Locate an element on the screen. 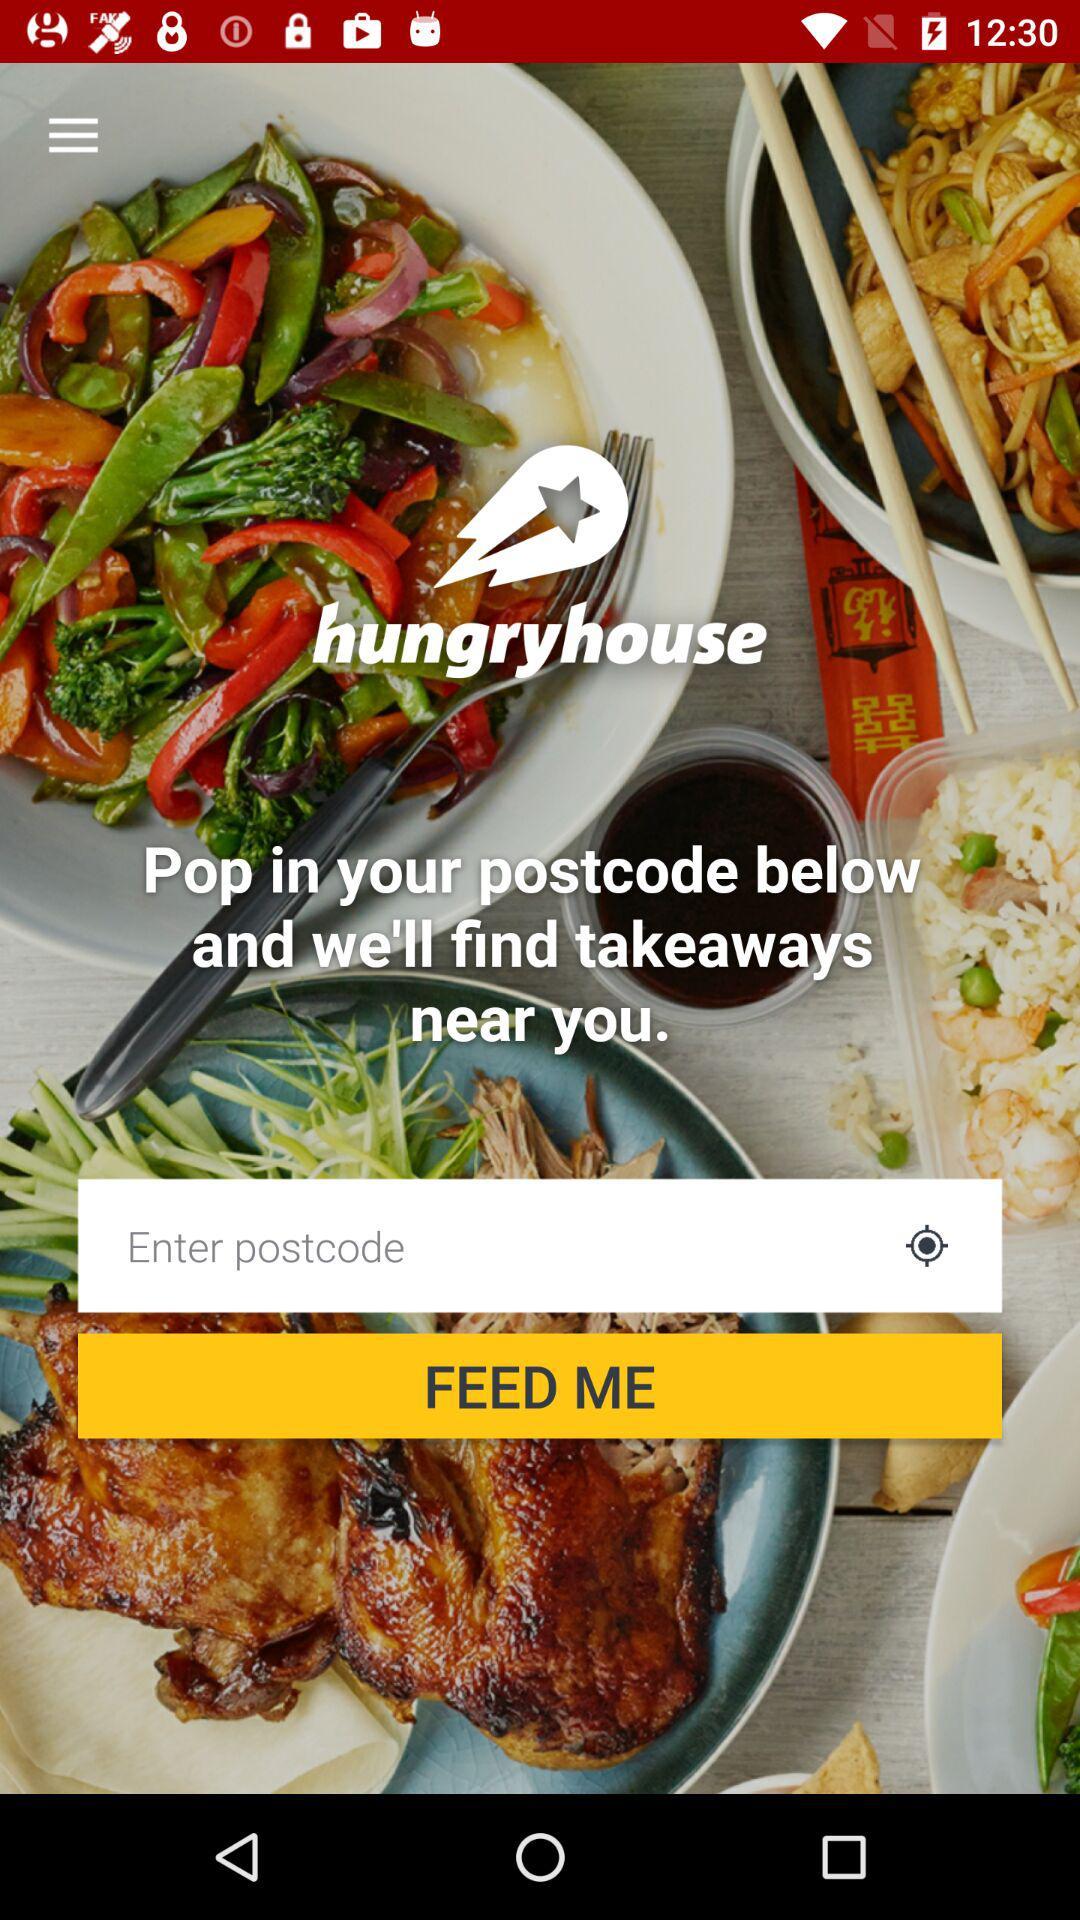 This screenshot has width=1080, height=1920. search box is located at coordinates (482, 1244).